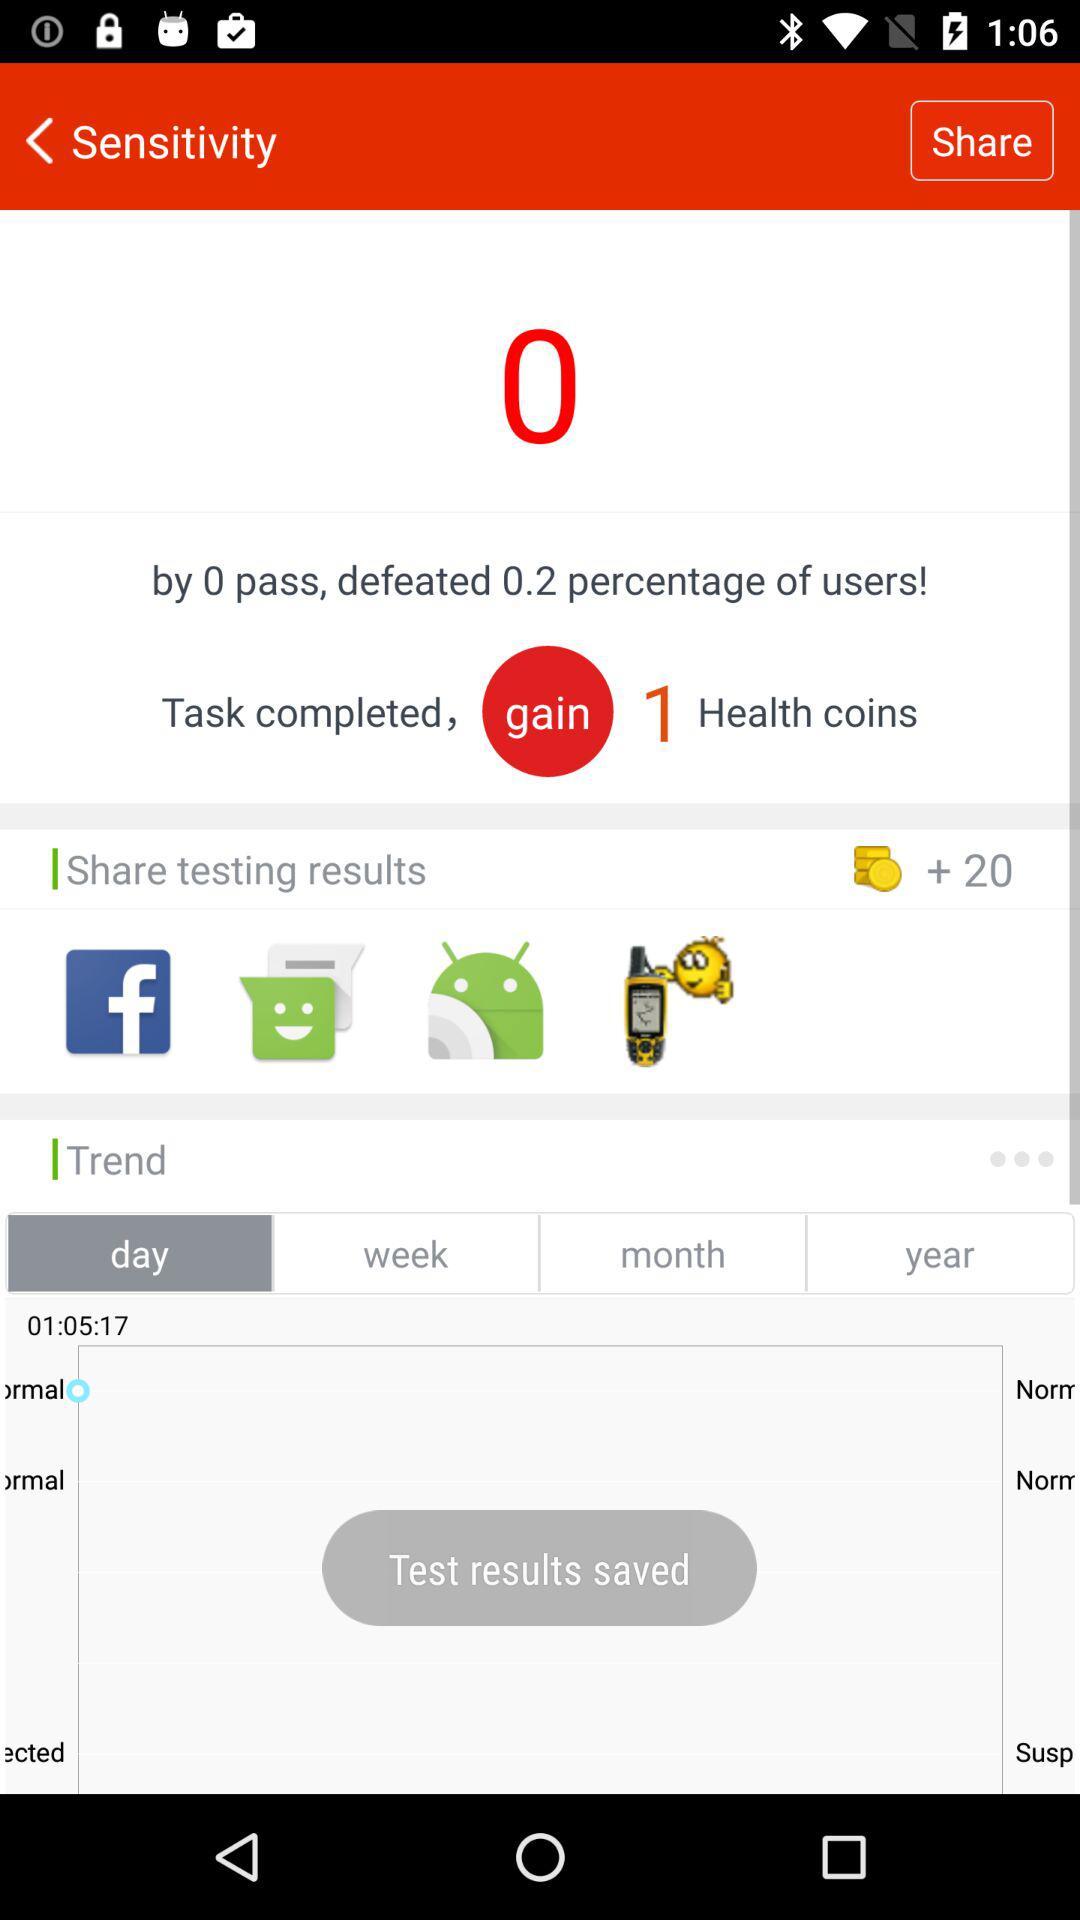 This screenshot has width=1080, height=1920. Describe the element at coordinates (118, 1001) in the screenshot. I see `the facebook icon` at that location.